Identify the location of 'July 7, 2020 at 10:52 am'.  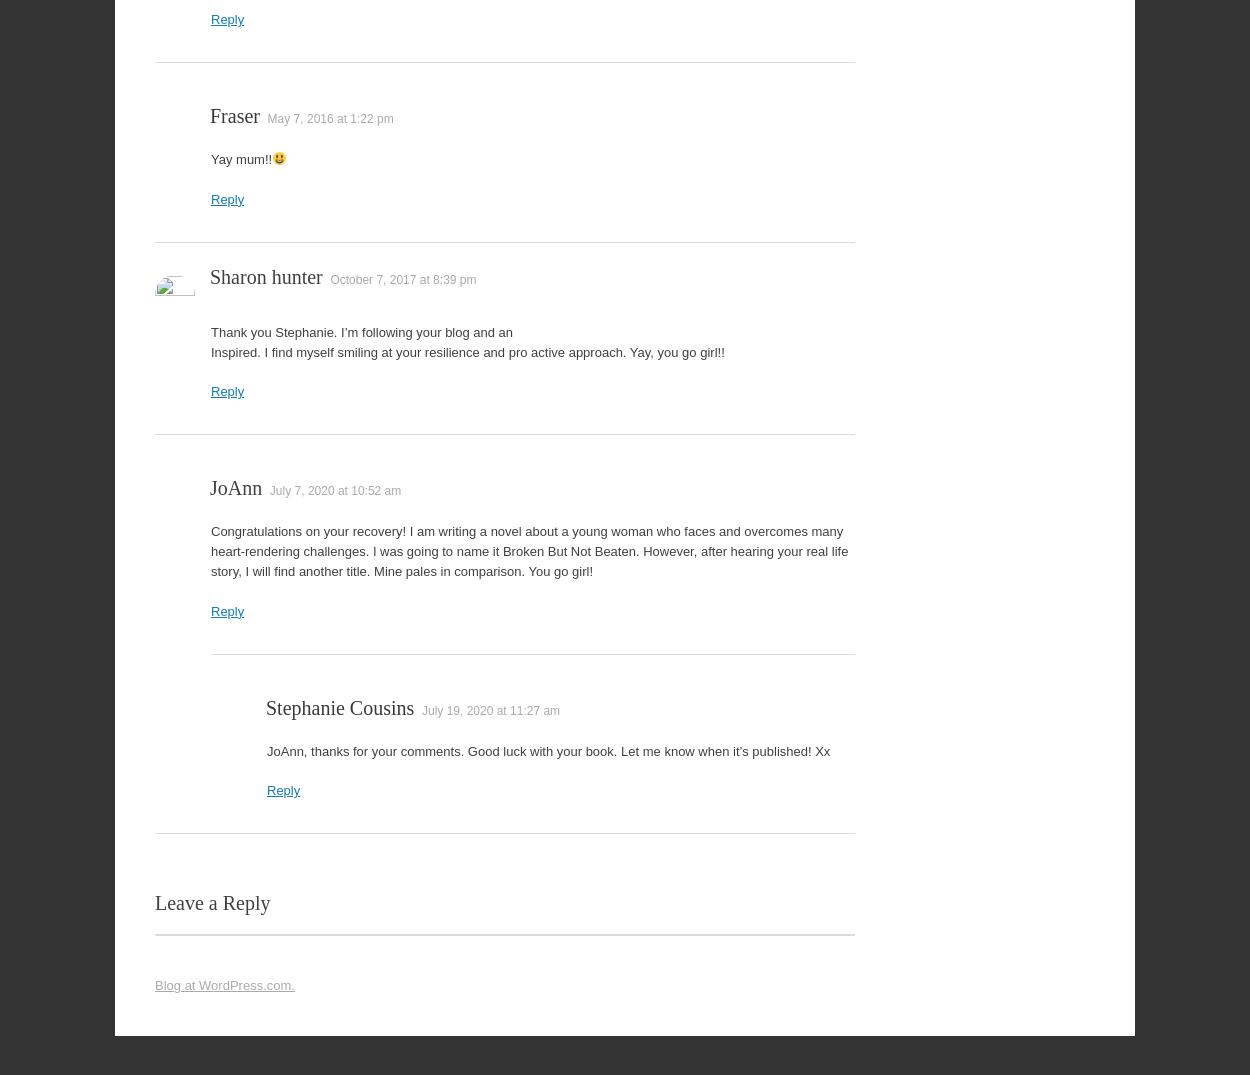
(334, 489).